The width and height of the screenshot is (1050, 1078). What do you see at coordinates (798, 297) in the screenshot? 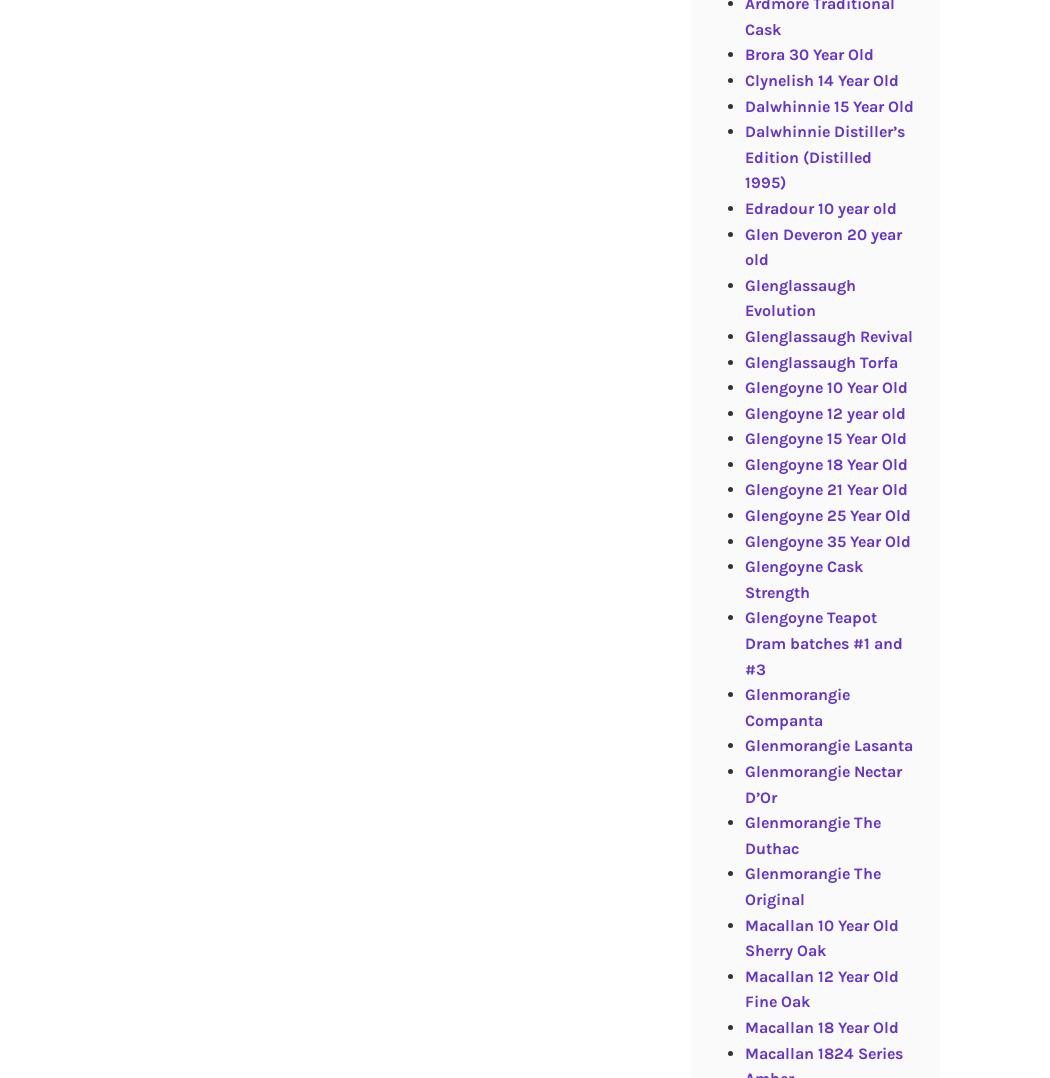
I see `'Glenglassaugh Evolution'` at bounding box center [798, 297].